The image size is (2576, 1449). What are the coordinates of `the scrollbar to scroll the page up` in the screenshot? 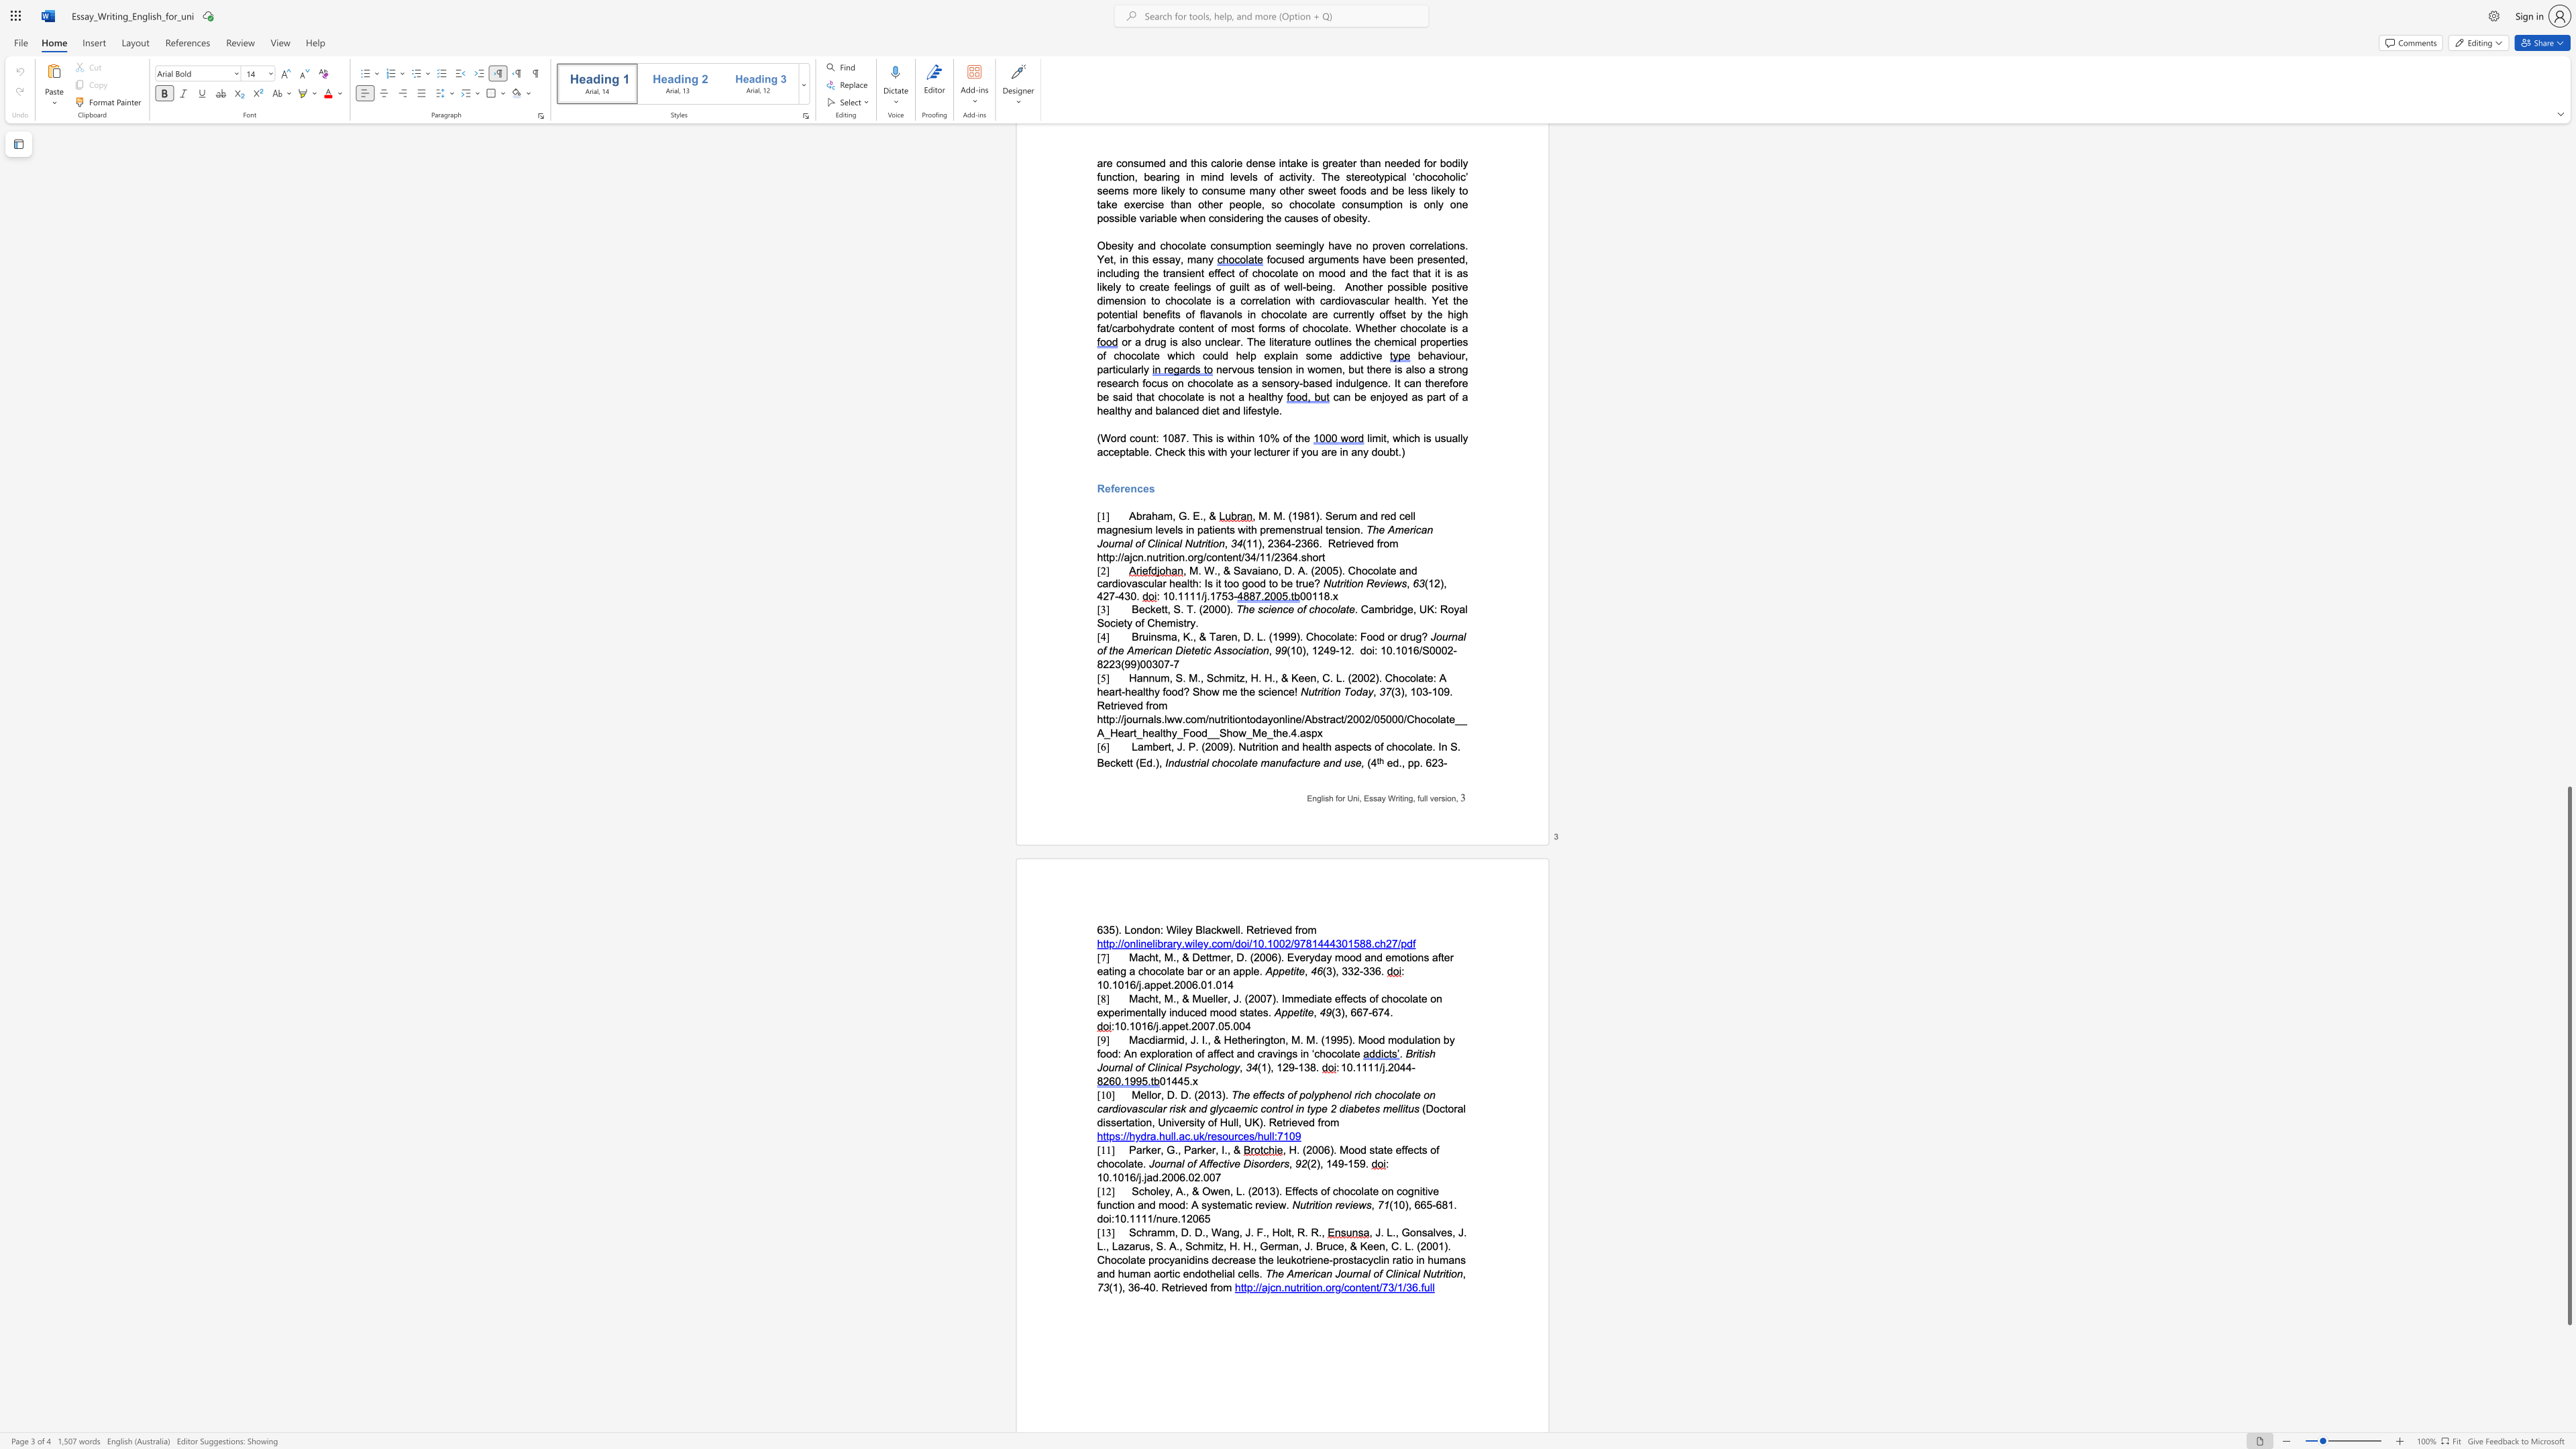 It's located at (2568, 649).